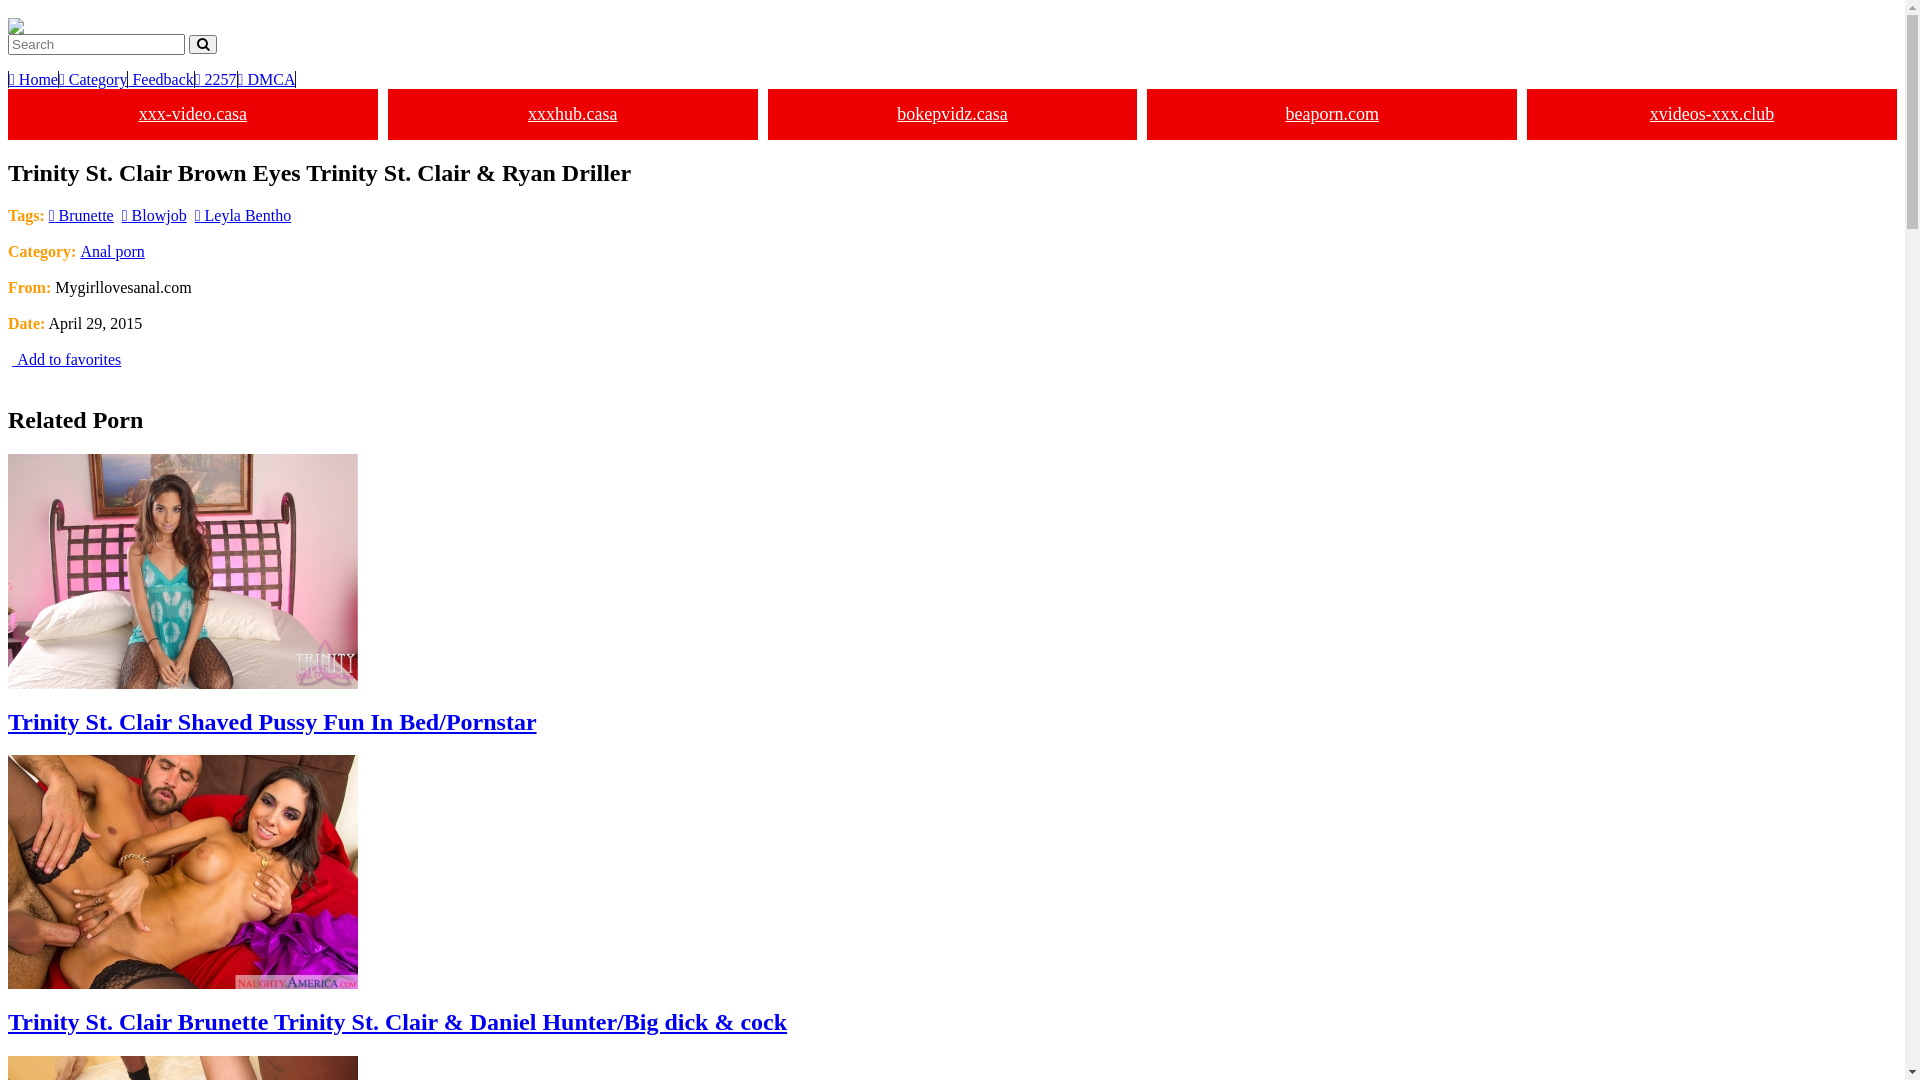 This screenshot has height=1080, width=1920. I want to click on 'DMCA', so click(266, 78).